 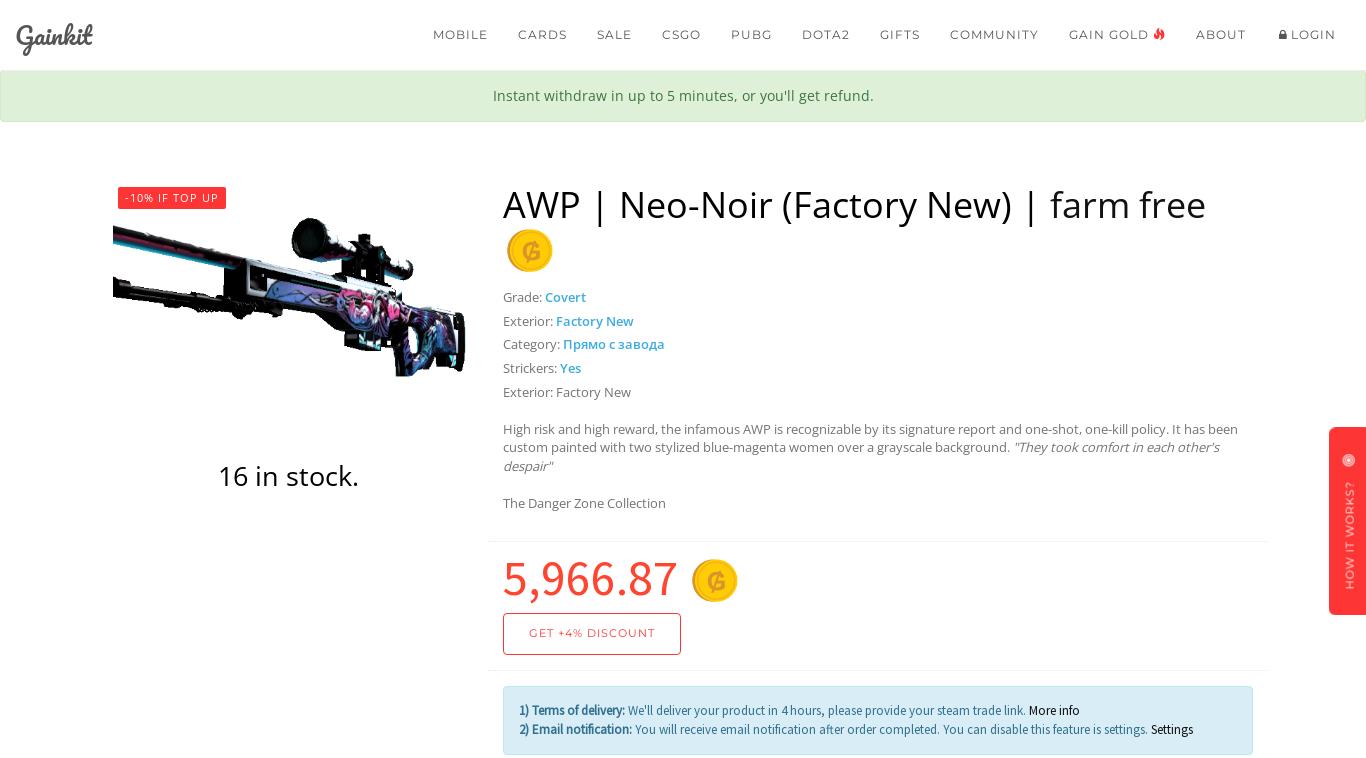 I want to click on 'High risk and high reward, the infamous AWP is recognizable by its signature report and one-shot, one-kill policy. It has been custom painted with two stylized blue-magenta women over a grayscale background.', so click(x=869, y=436).